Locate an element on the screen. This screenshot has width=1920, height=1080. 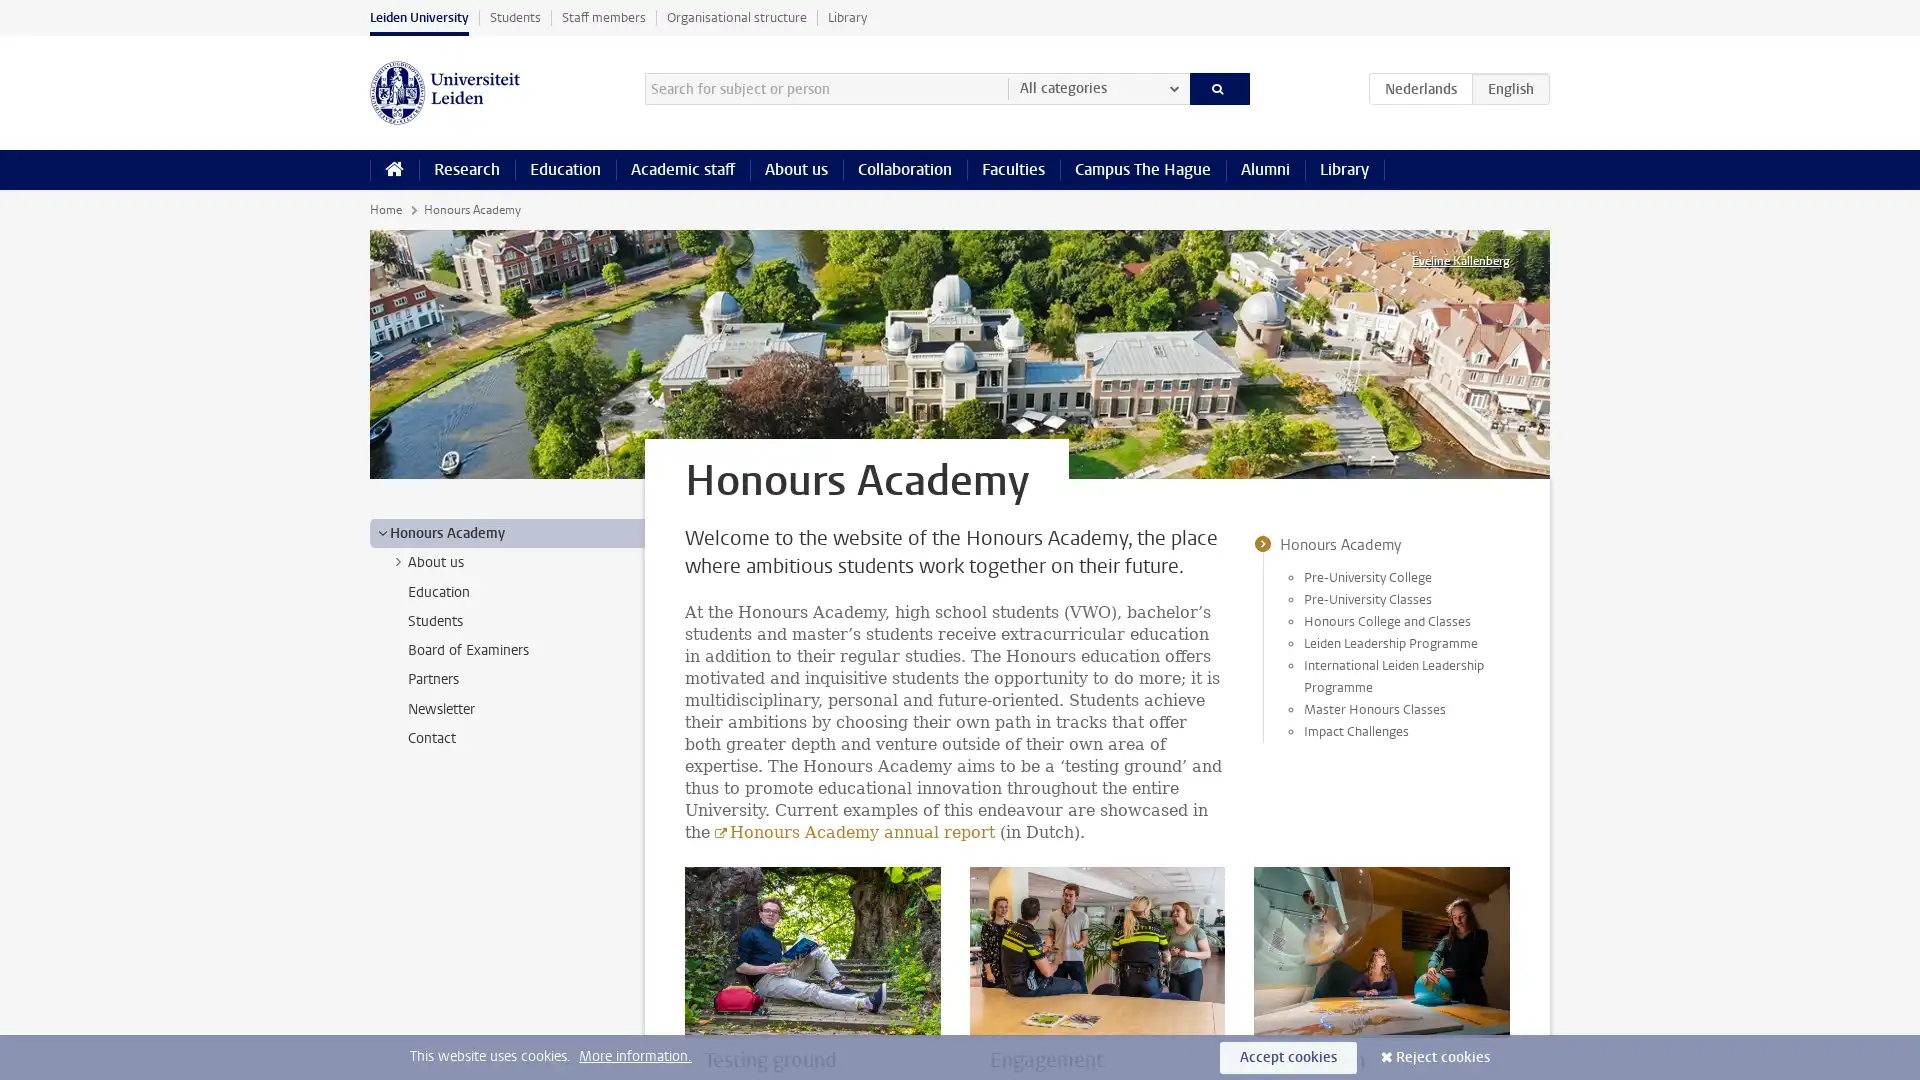
Accept cookies is located at coordinates (1288, 1056).